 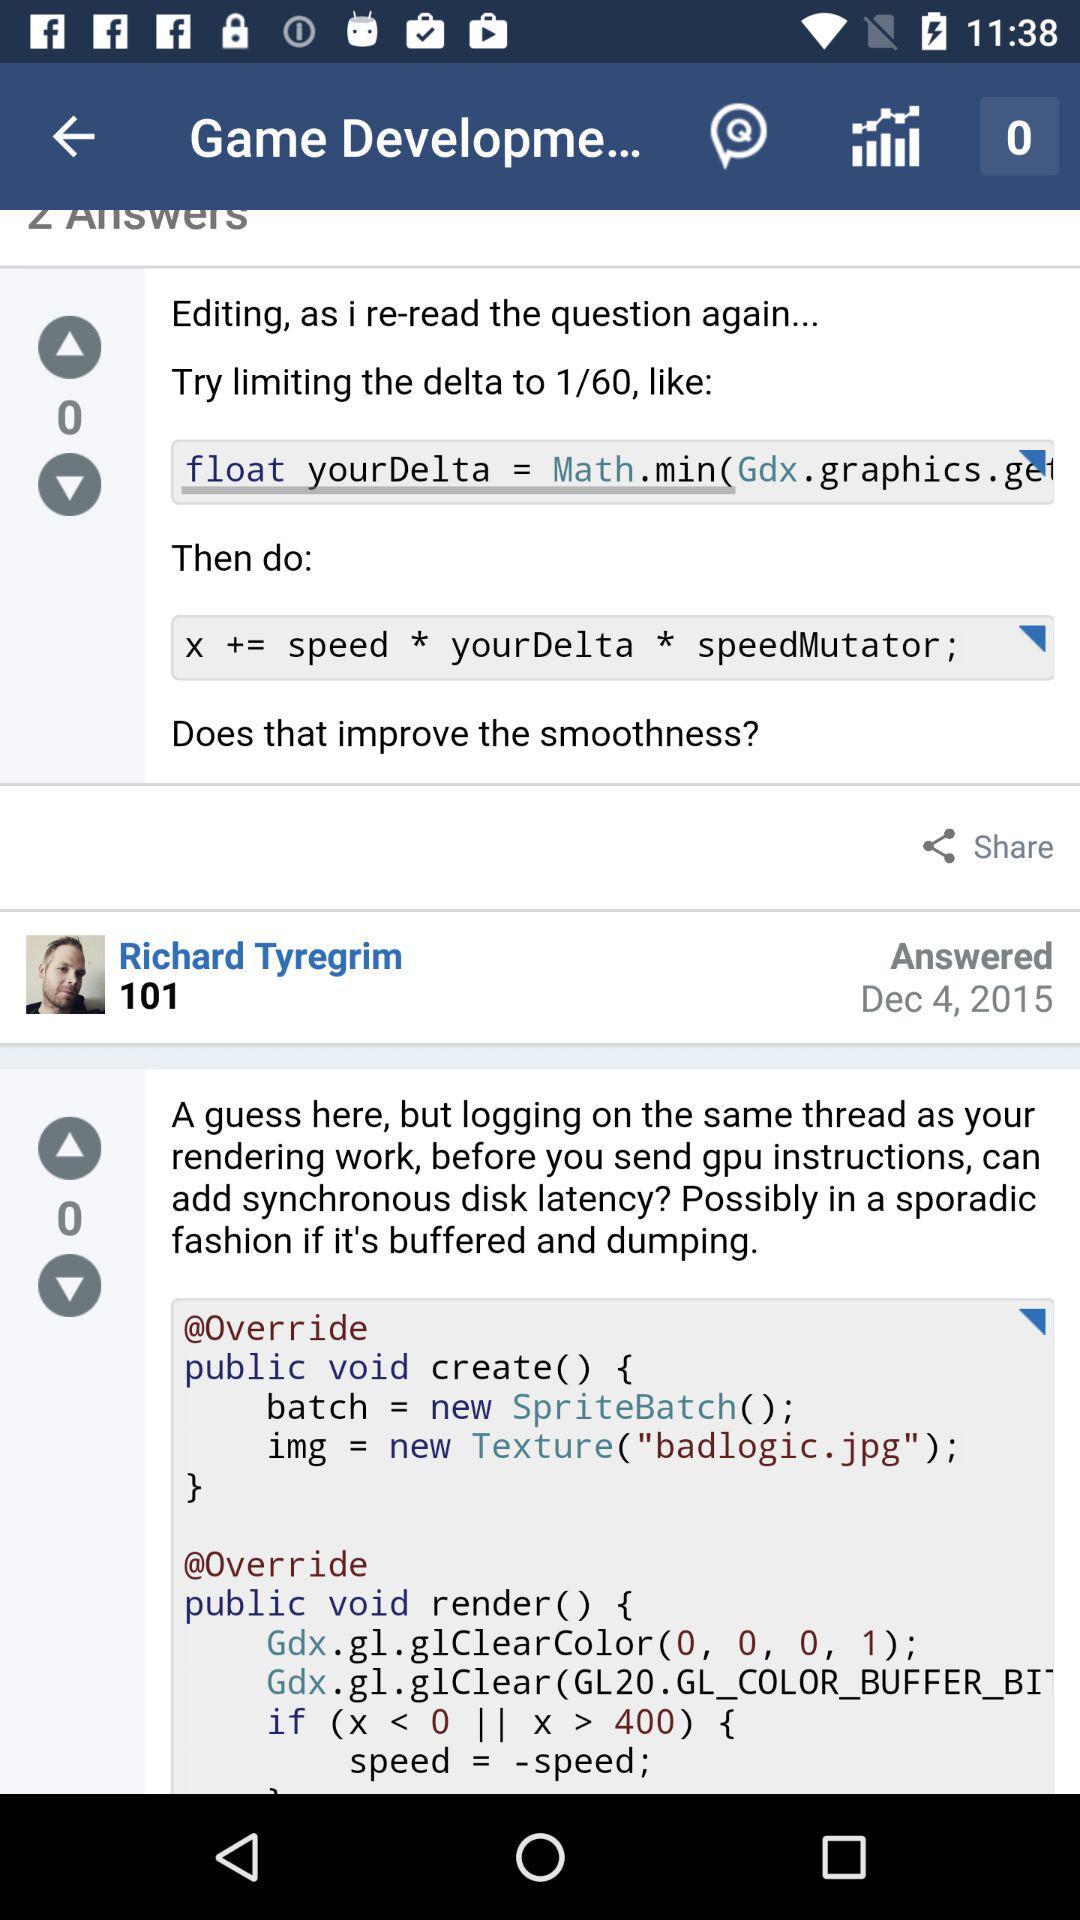 I want to click on click on profile image, so click(x=64, y=974).